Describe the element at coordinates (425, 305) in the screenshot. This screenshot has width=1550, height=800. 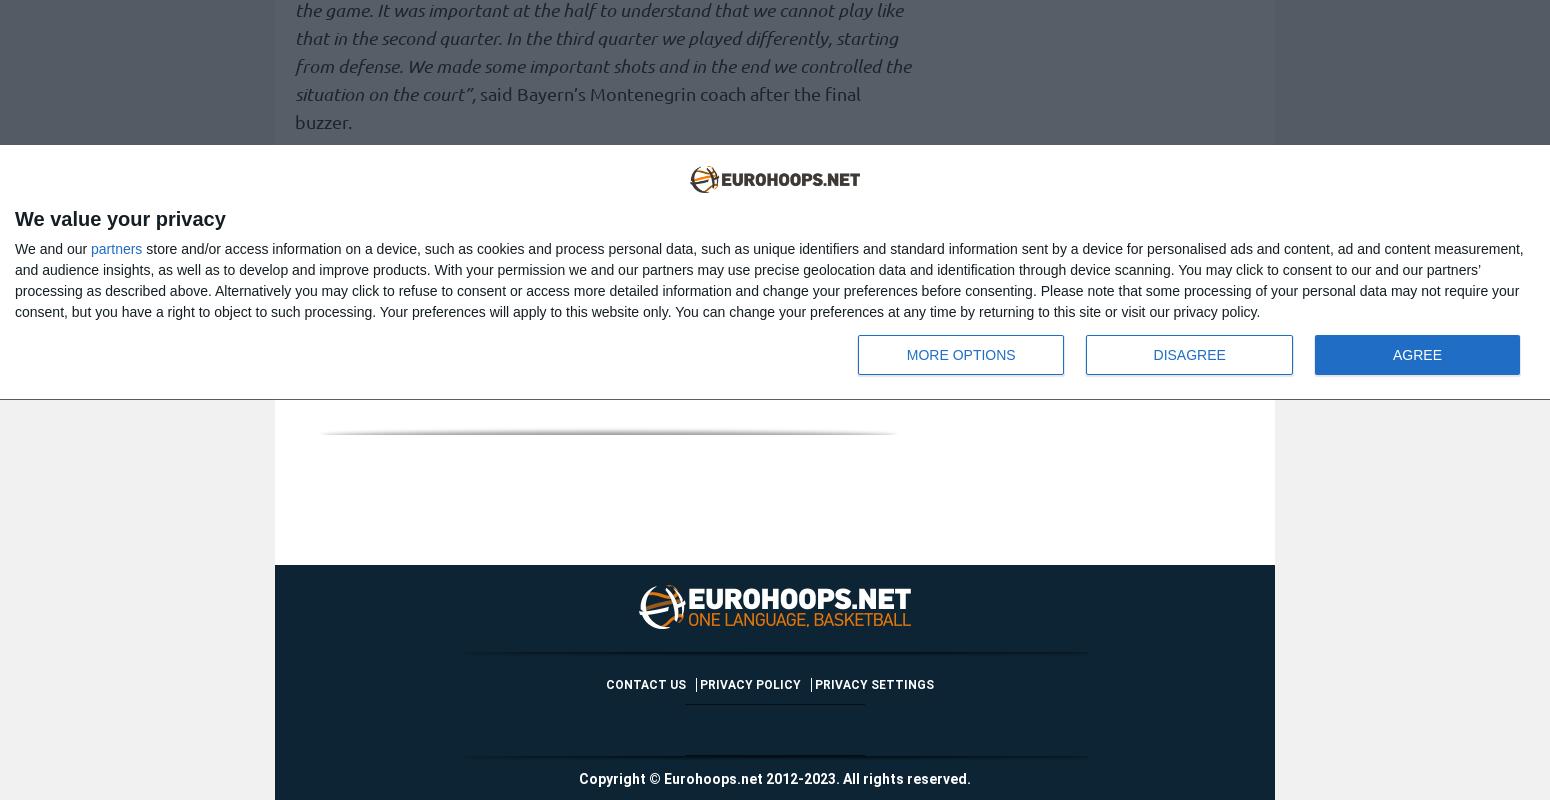
I see `'For more EuroLeague news,'` at that location.